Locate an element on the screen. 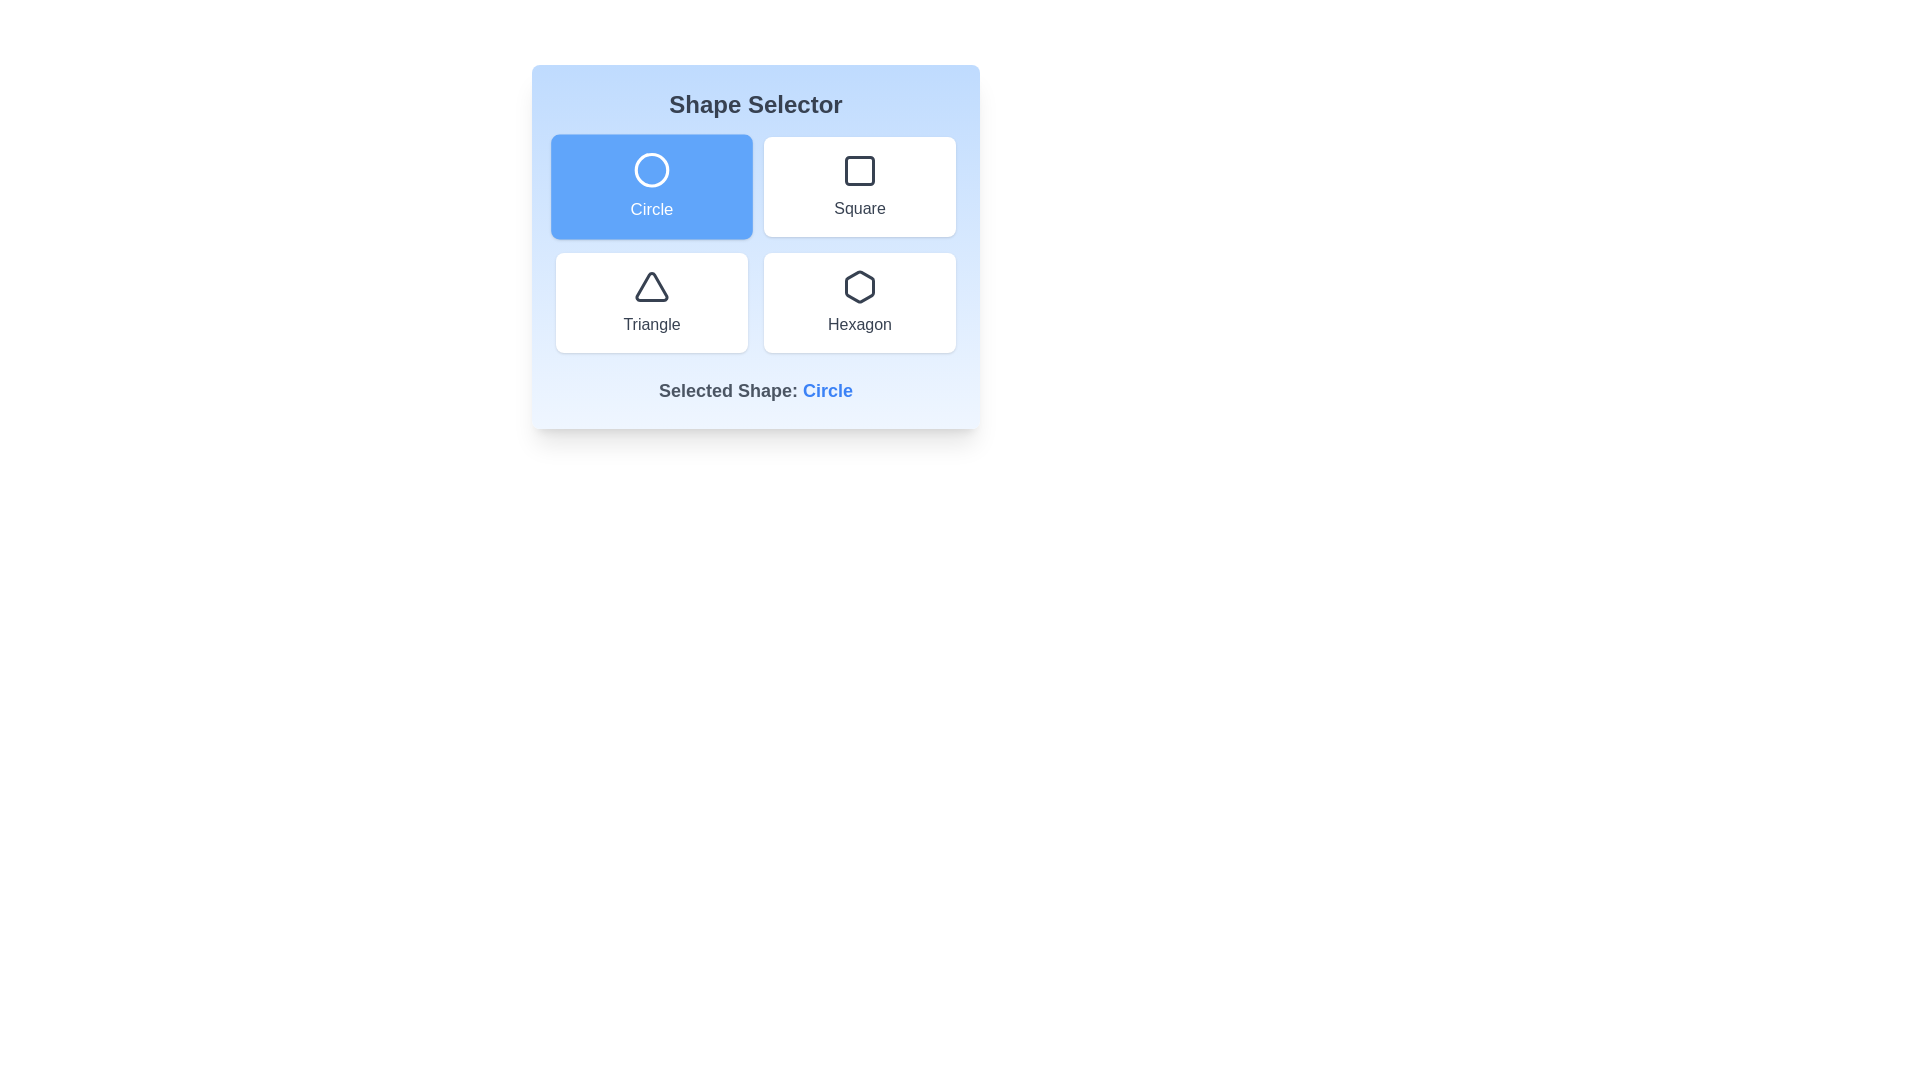 The image size is (1920, 1080). the button corresponding to the shape Hexagon to select it is located at coordinates (859, 303).